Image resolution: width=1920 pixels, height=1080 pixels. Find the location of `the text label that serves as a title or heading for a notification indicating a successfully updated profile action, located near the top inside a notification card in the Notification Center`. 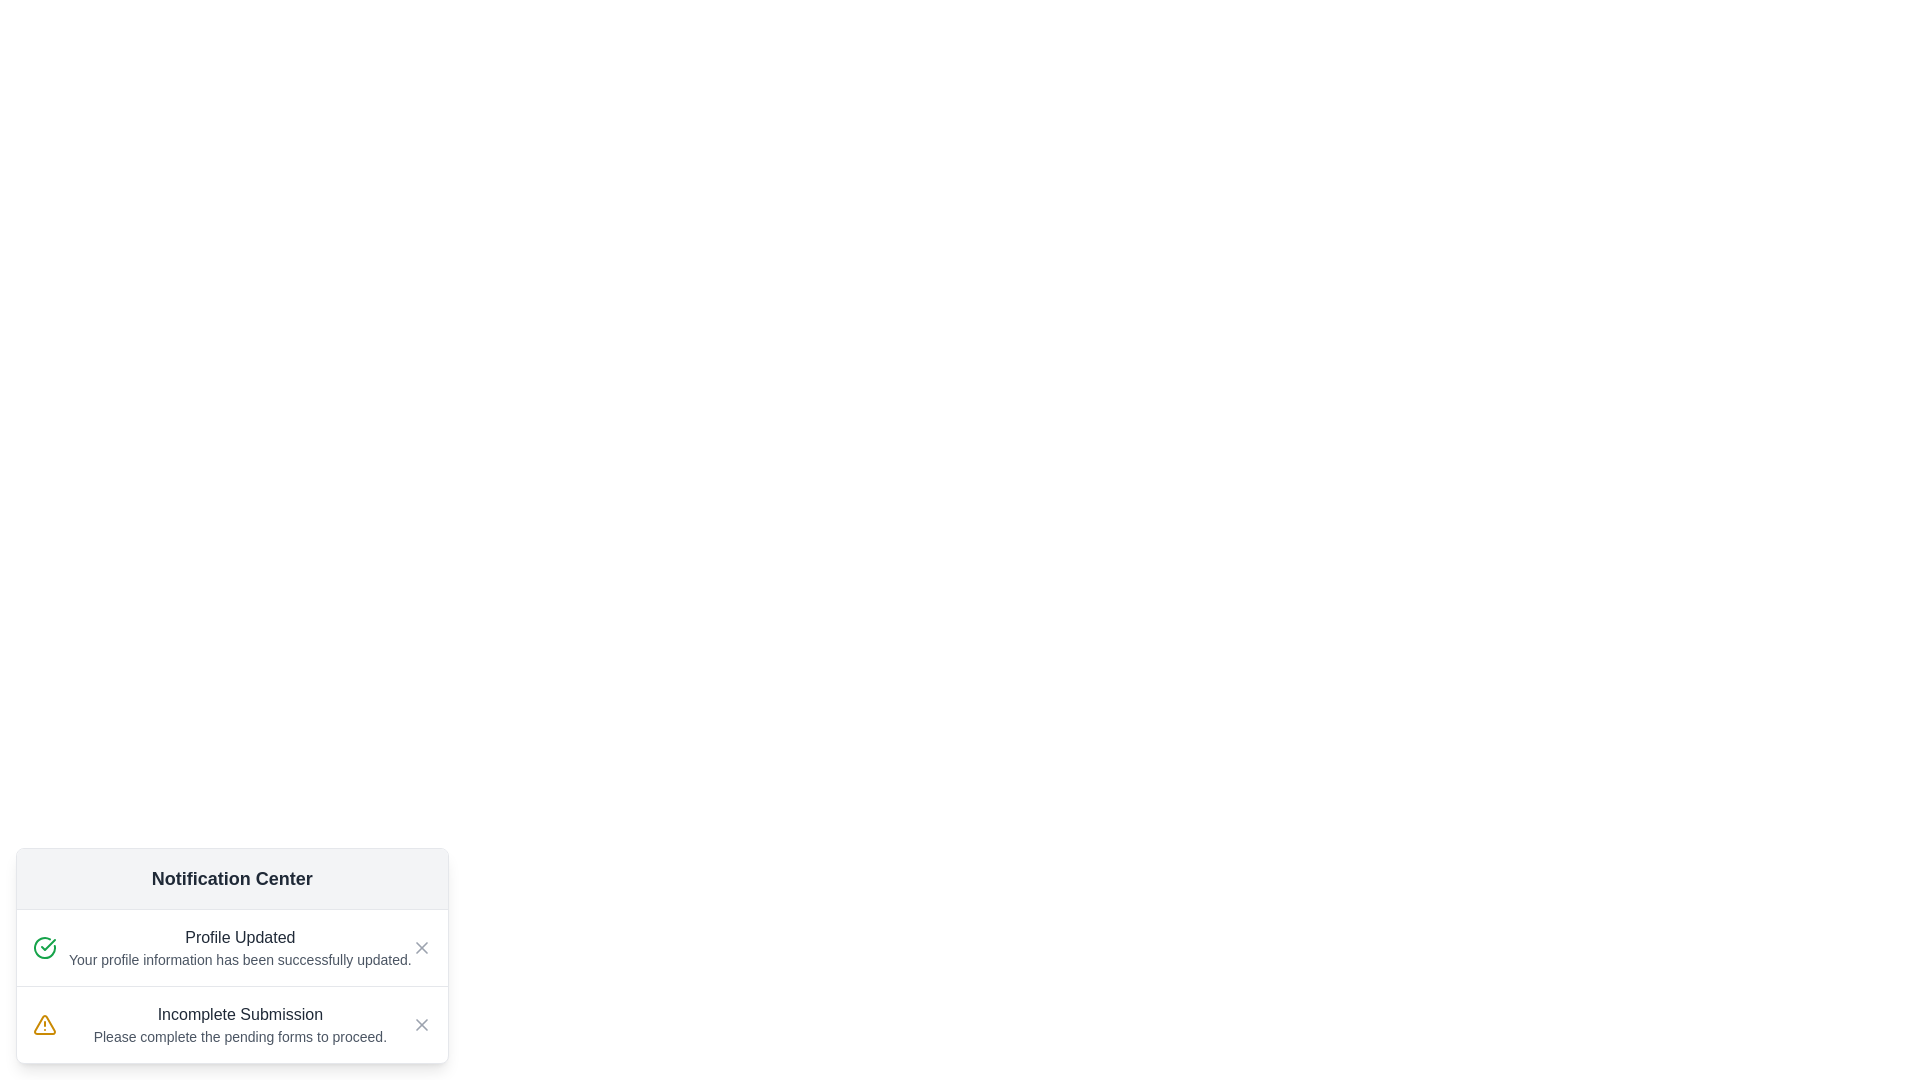

the text label that serves as a title or heading for a notification indicating a successfully updated profile action, located near the top inside a notification card in the Notification Center is located at coordinates (240, 937).